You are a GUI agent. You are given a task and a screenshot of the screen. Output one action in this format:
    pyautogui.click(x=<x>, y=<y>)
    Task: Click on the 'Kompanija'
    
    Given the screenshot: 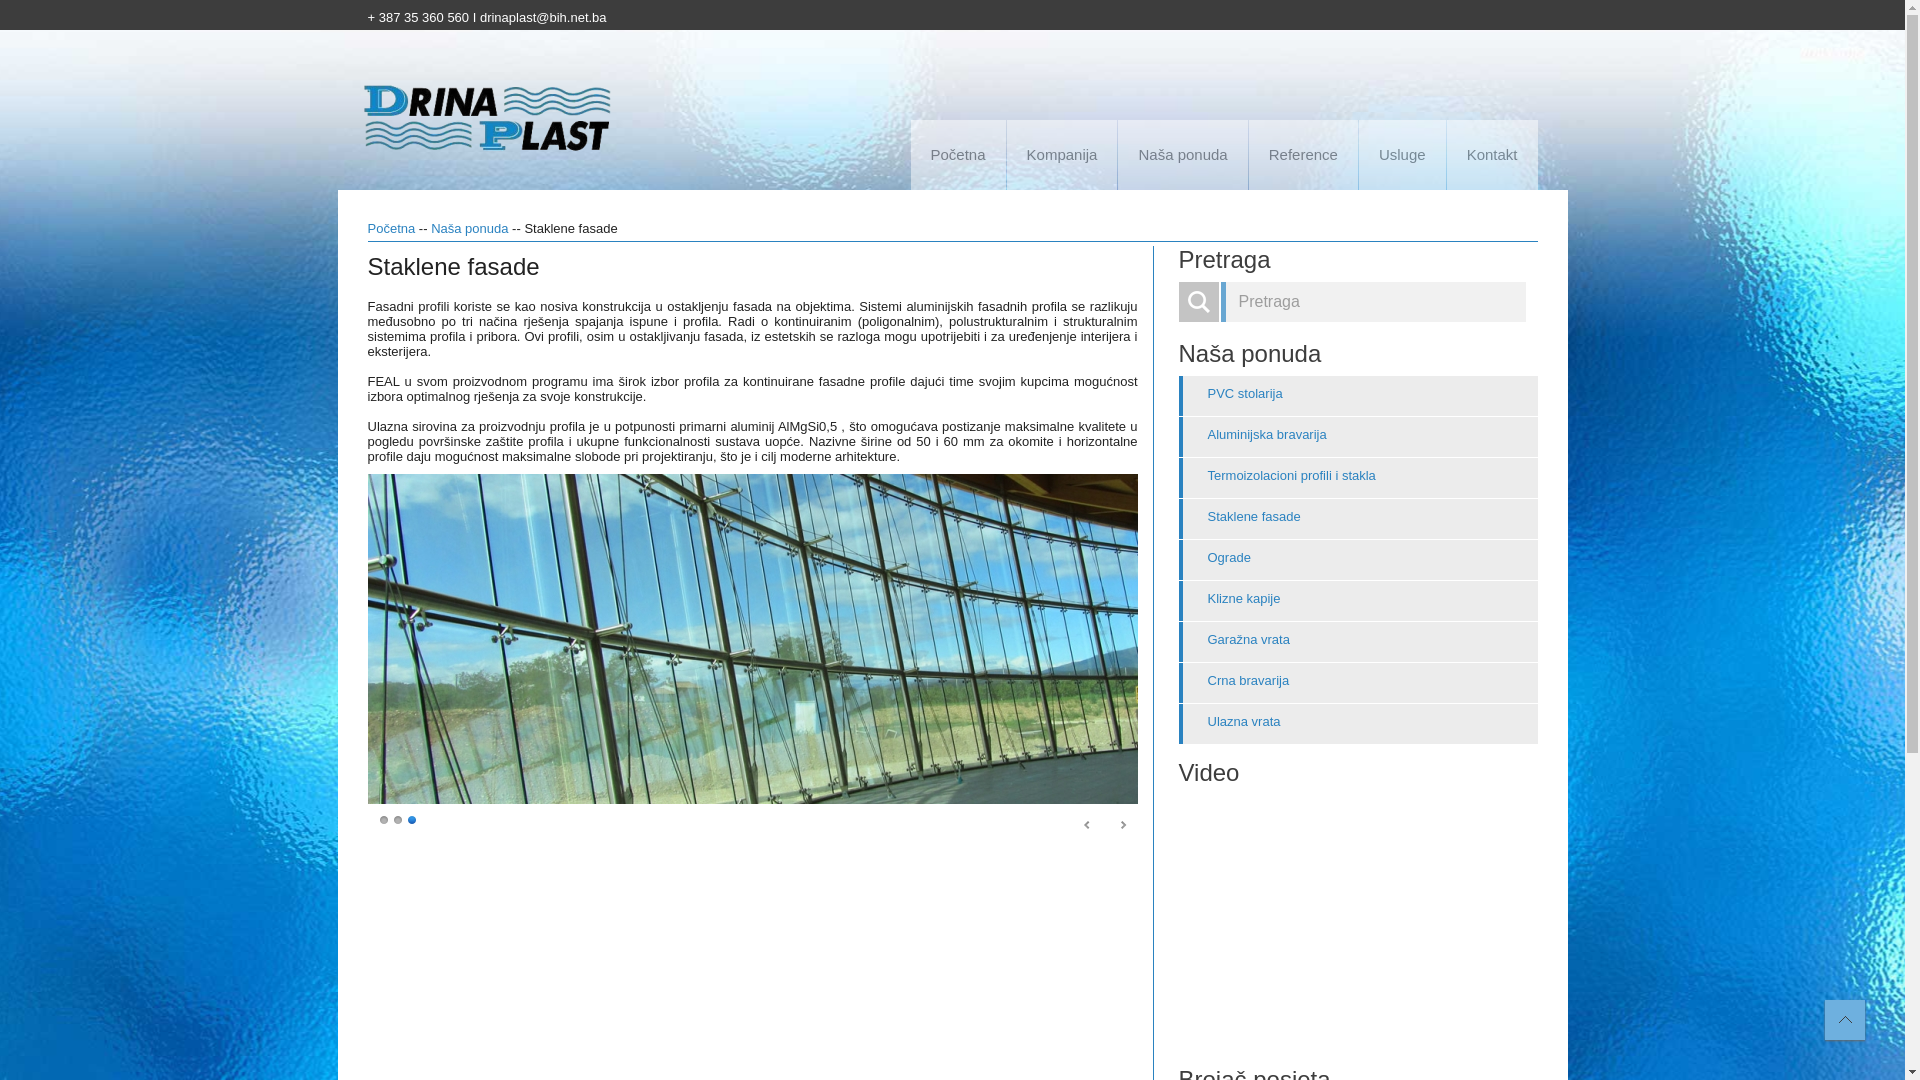 What is the action you would take?
    pyautogui.click(x=1061, y=153)
    